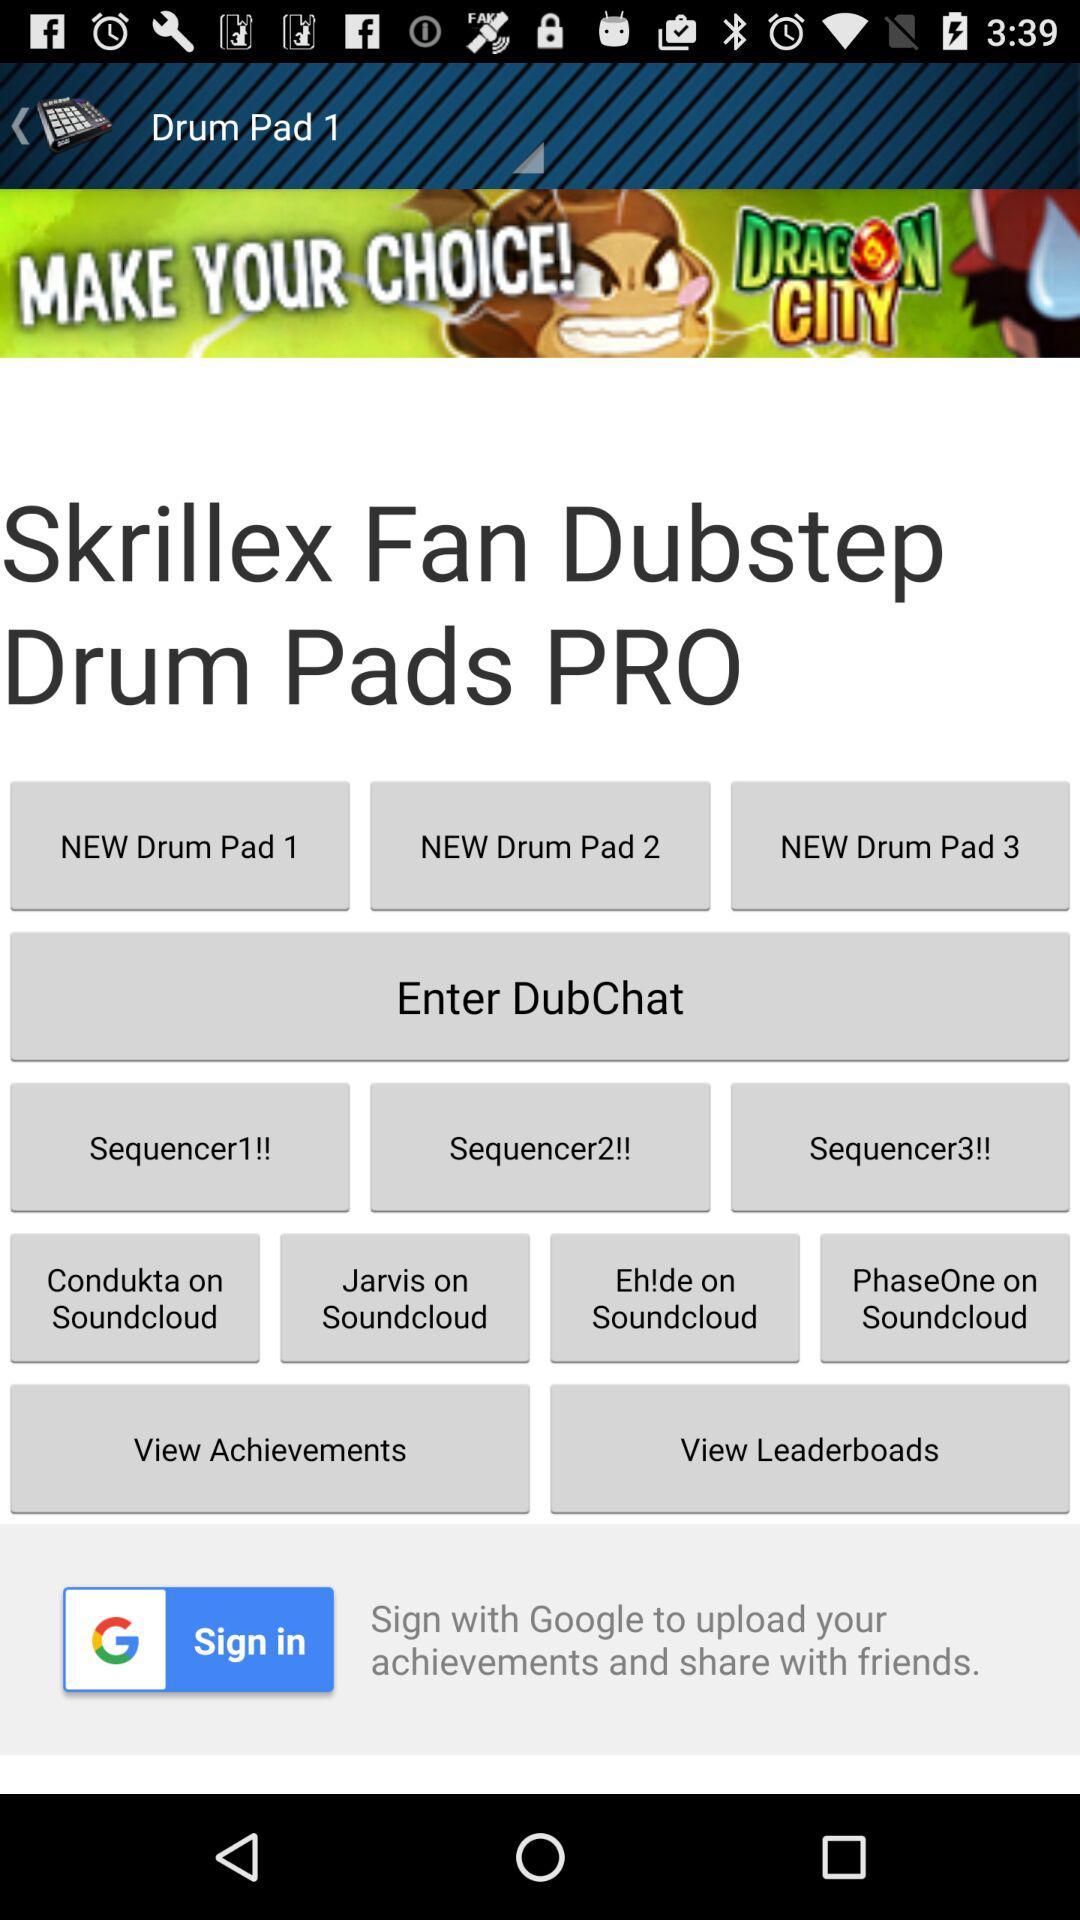 The height and width of the screenshot is (1920, 1080). I want to click on enter dubchat icon, so click(540, 996).